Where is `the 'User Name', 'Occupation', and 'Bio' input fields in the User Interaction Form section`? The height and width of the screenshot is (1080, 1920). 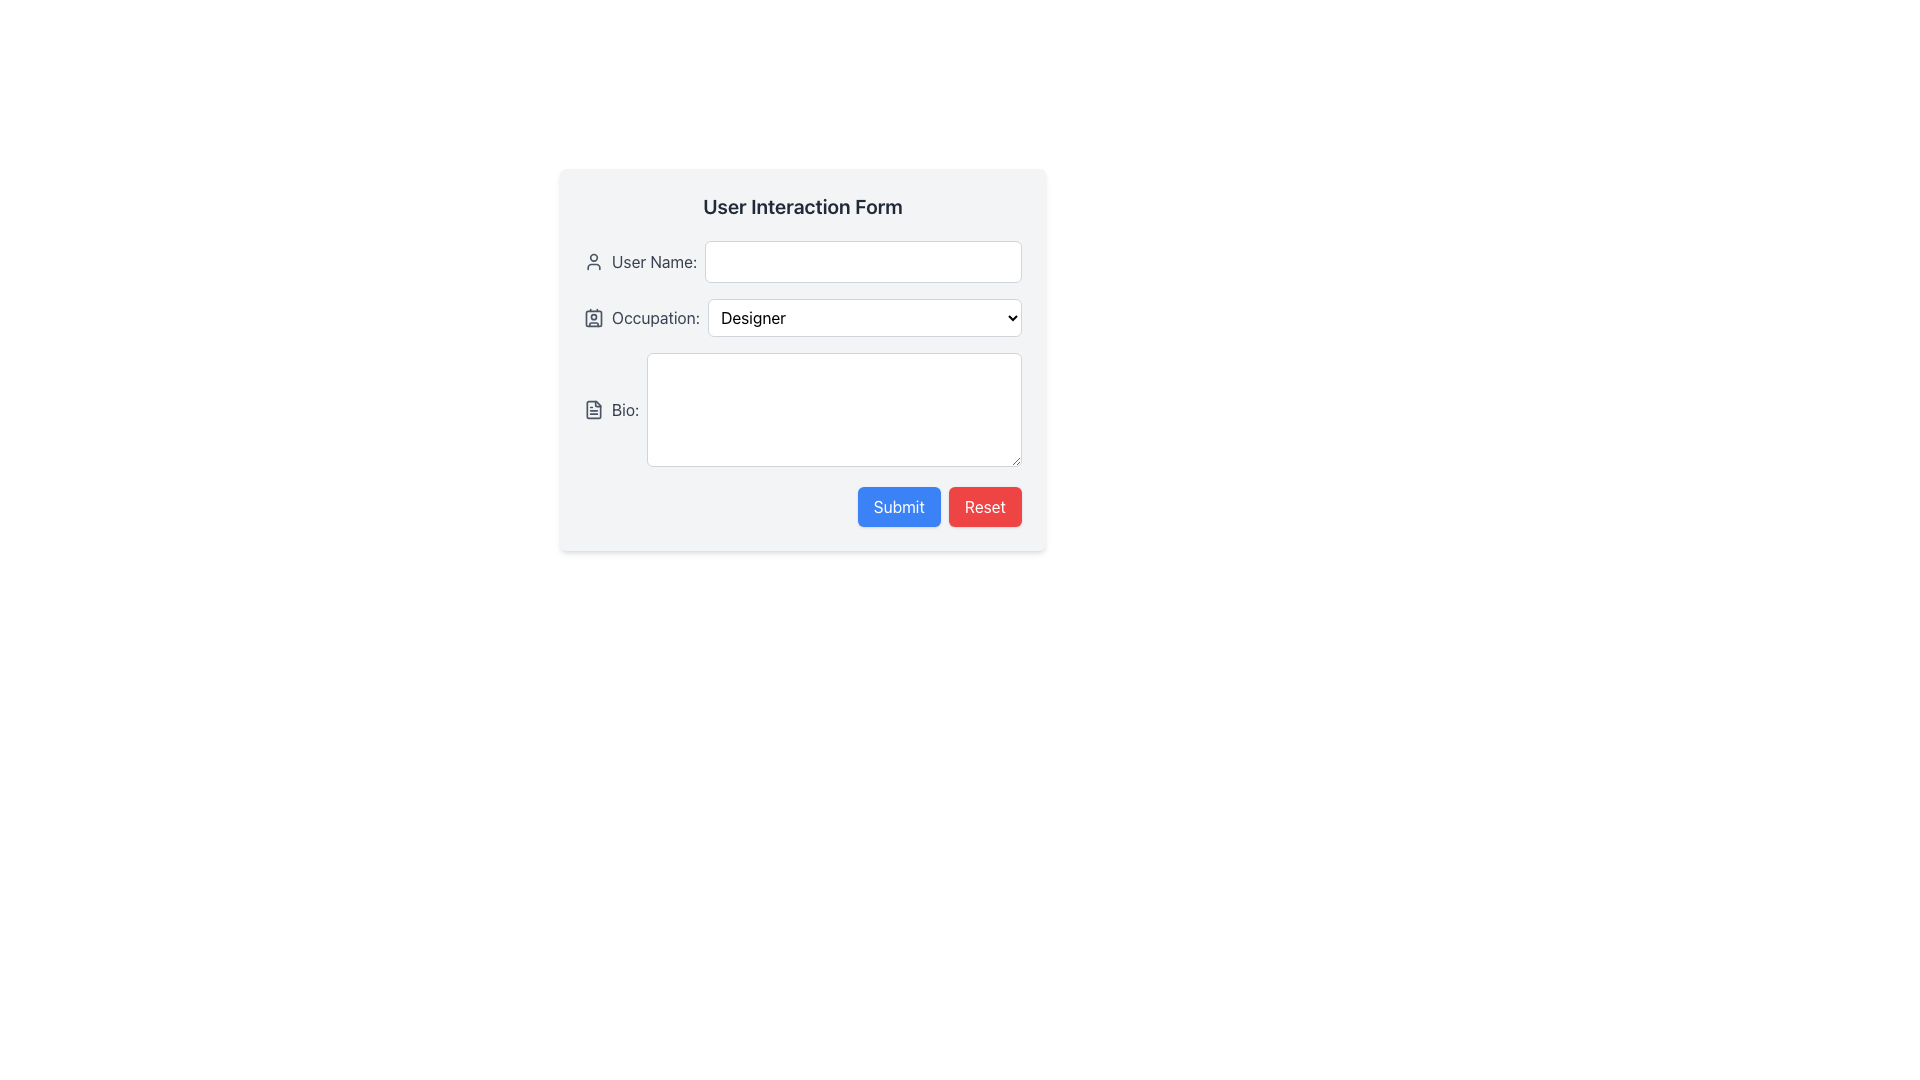 the 'User Name', 'Occupation', and 'Bio' input fields in the User Interaction Form section is located at coordinates (802, 353).